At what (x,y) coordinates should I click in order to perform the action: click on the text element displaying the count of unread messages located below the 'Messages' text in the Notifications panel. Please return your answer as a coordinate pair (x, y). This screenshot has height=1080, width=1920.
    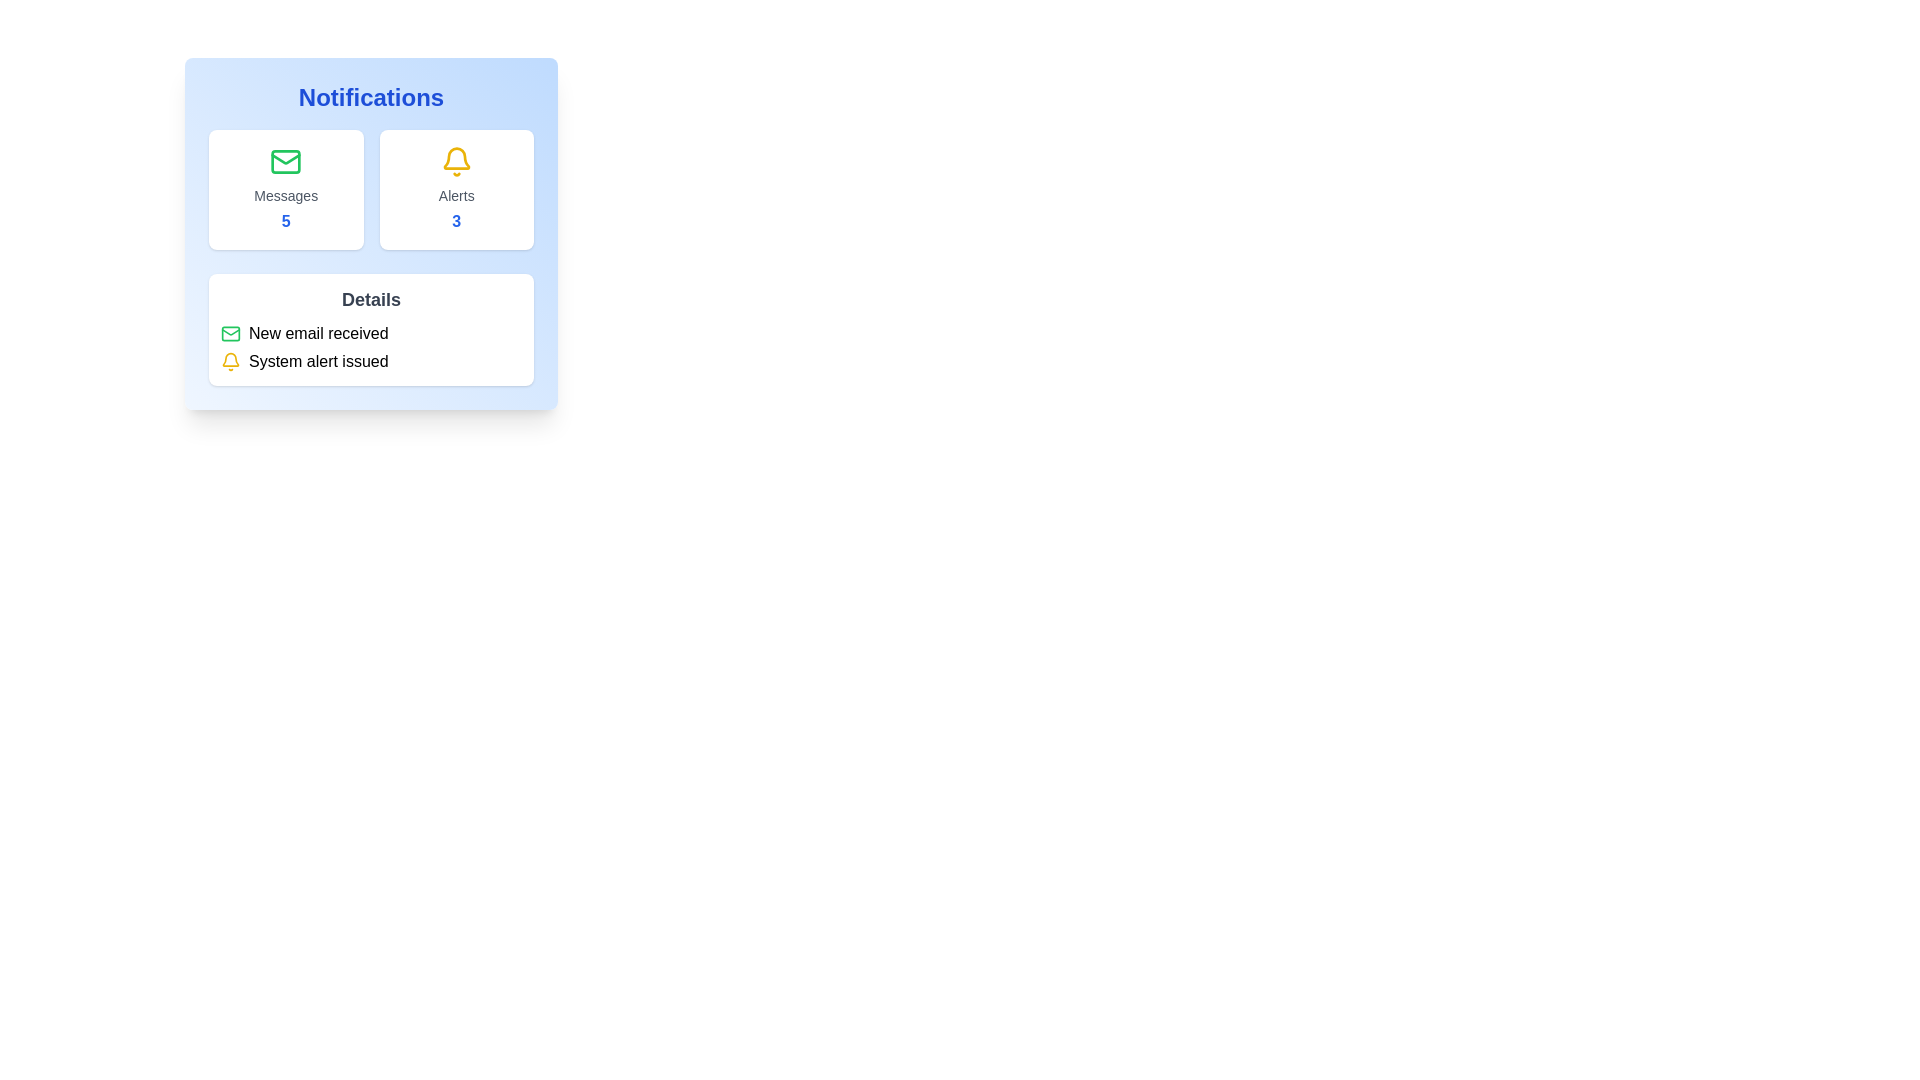
    Looking at the image, I should click on (285, 222).